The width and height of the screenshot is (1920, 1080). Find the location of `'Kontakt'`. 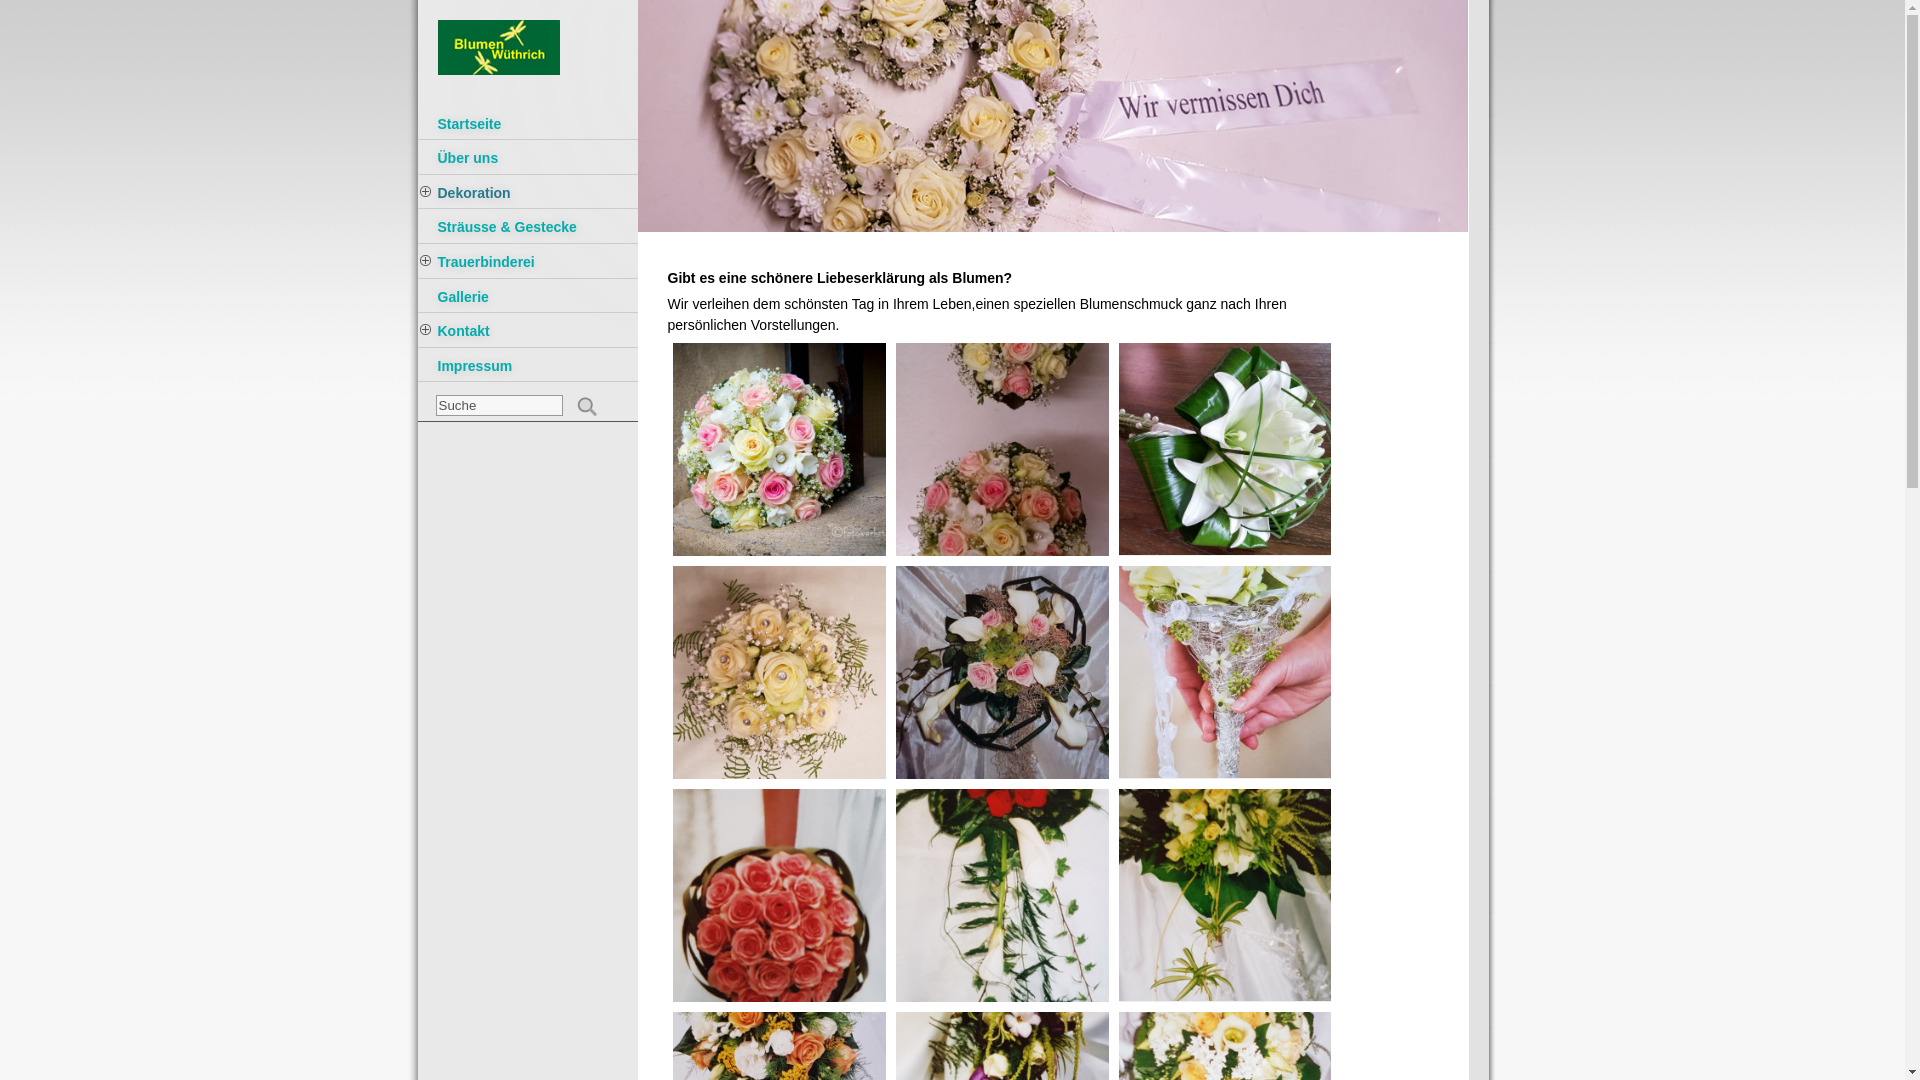

'Kontakt' is located at coordinates (528, 331).